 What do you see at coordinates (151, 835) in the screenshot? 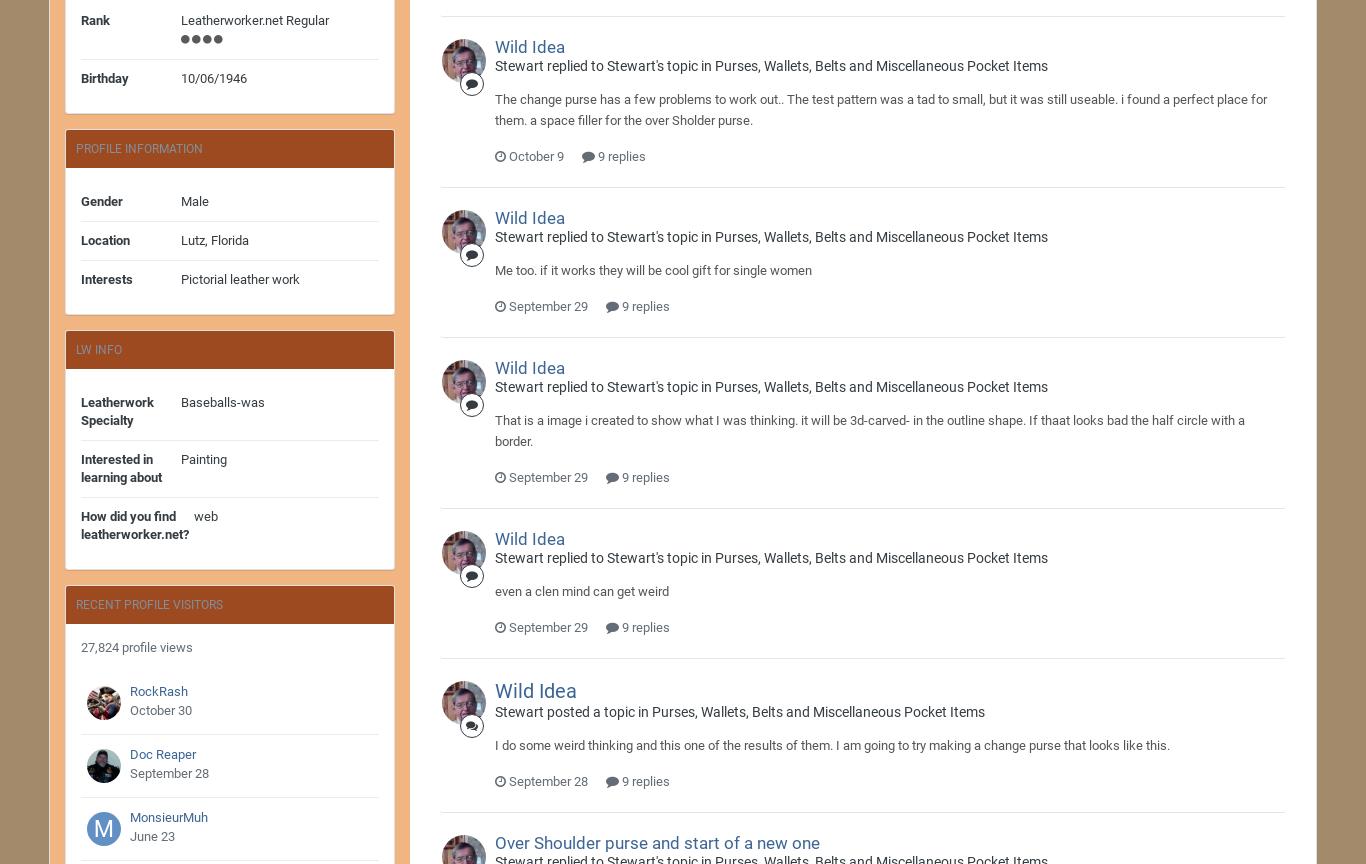
I see `'June 23'` at bounding box center [151, 835].